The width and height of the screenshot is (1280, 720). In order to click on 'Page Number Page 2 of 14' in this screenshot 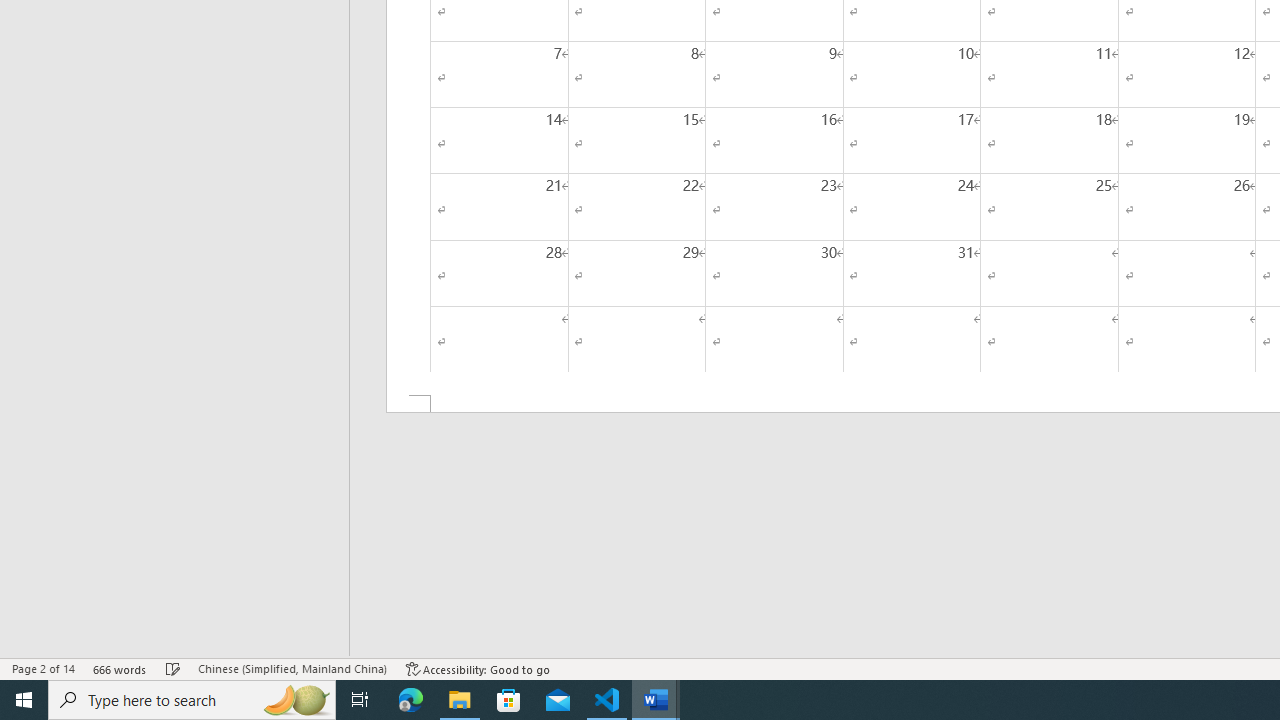, I will do `click(43, 669)`.